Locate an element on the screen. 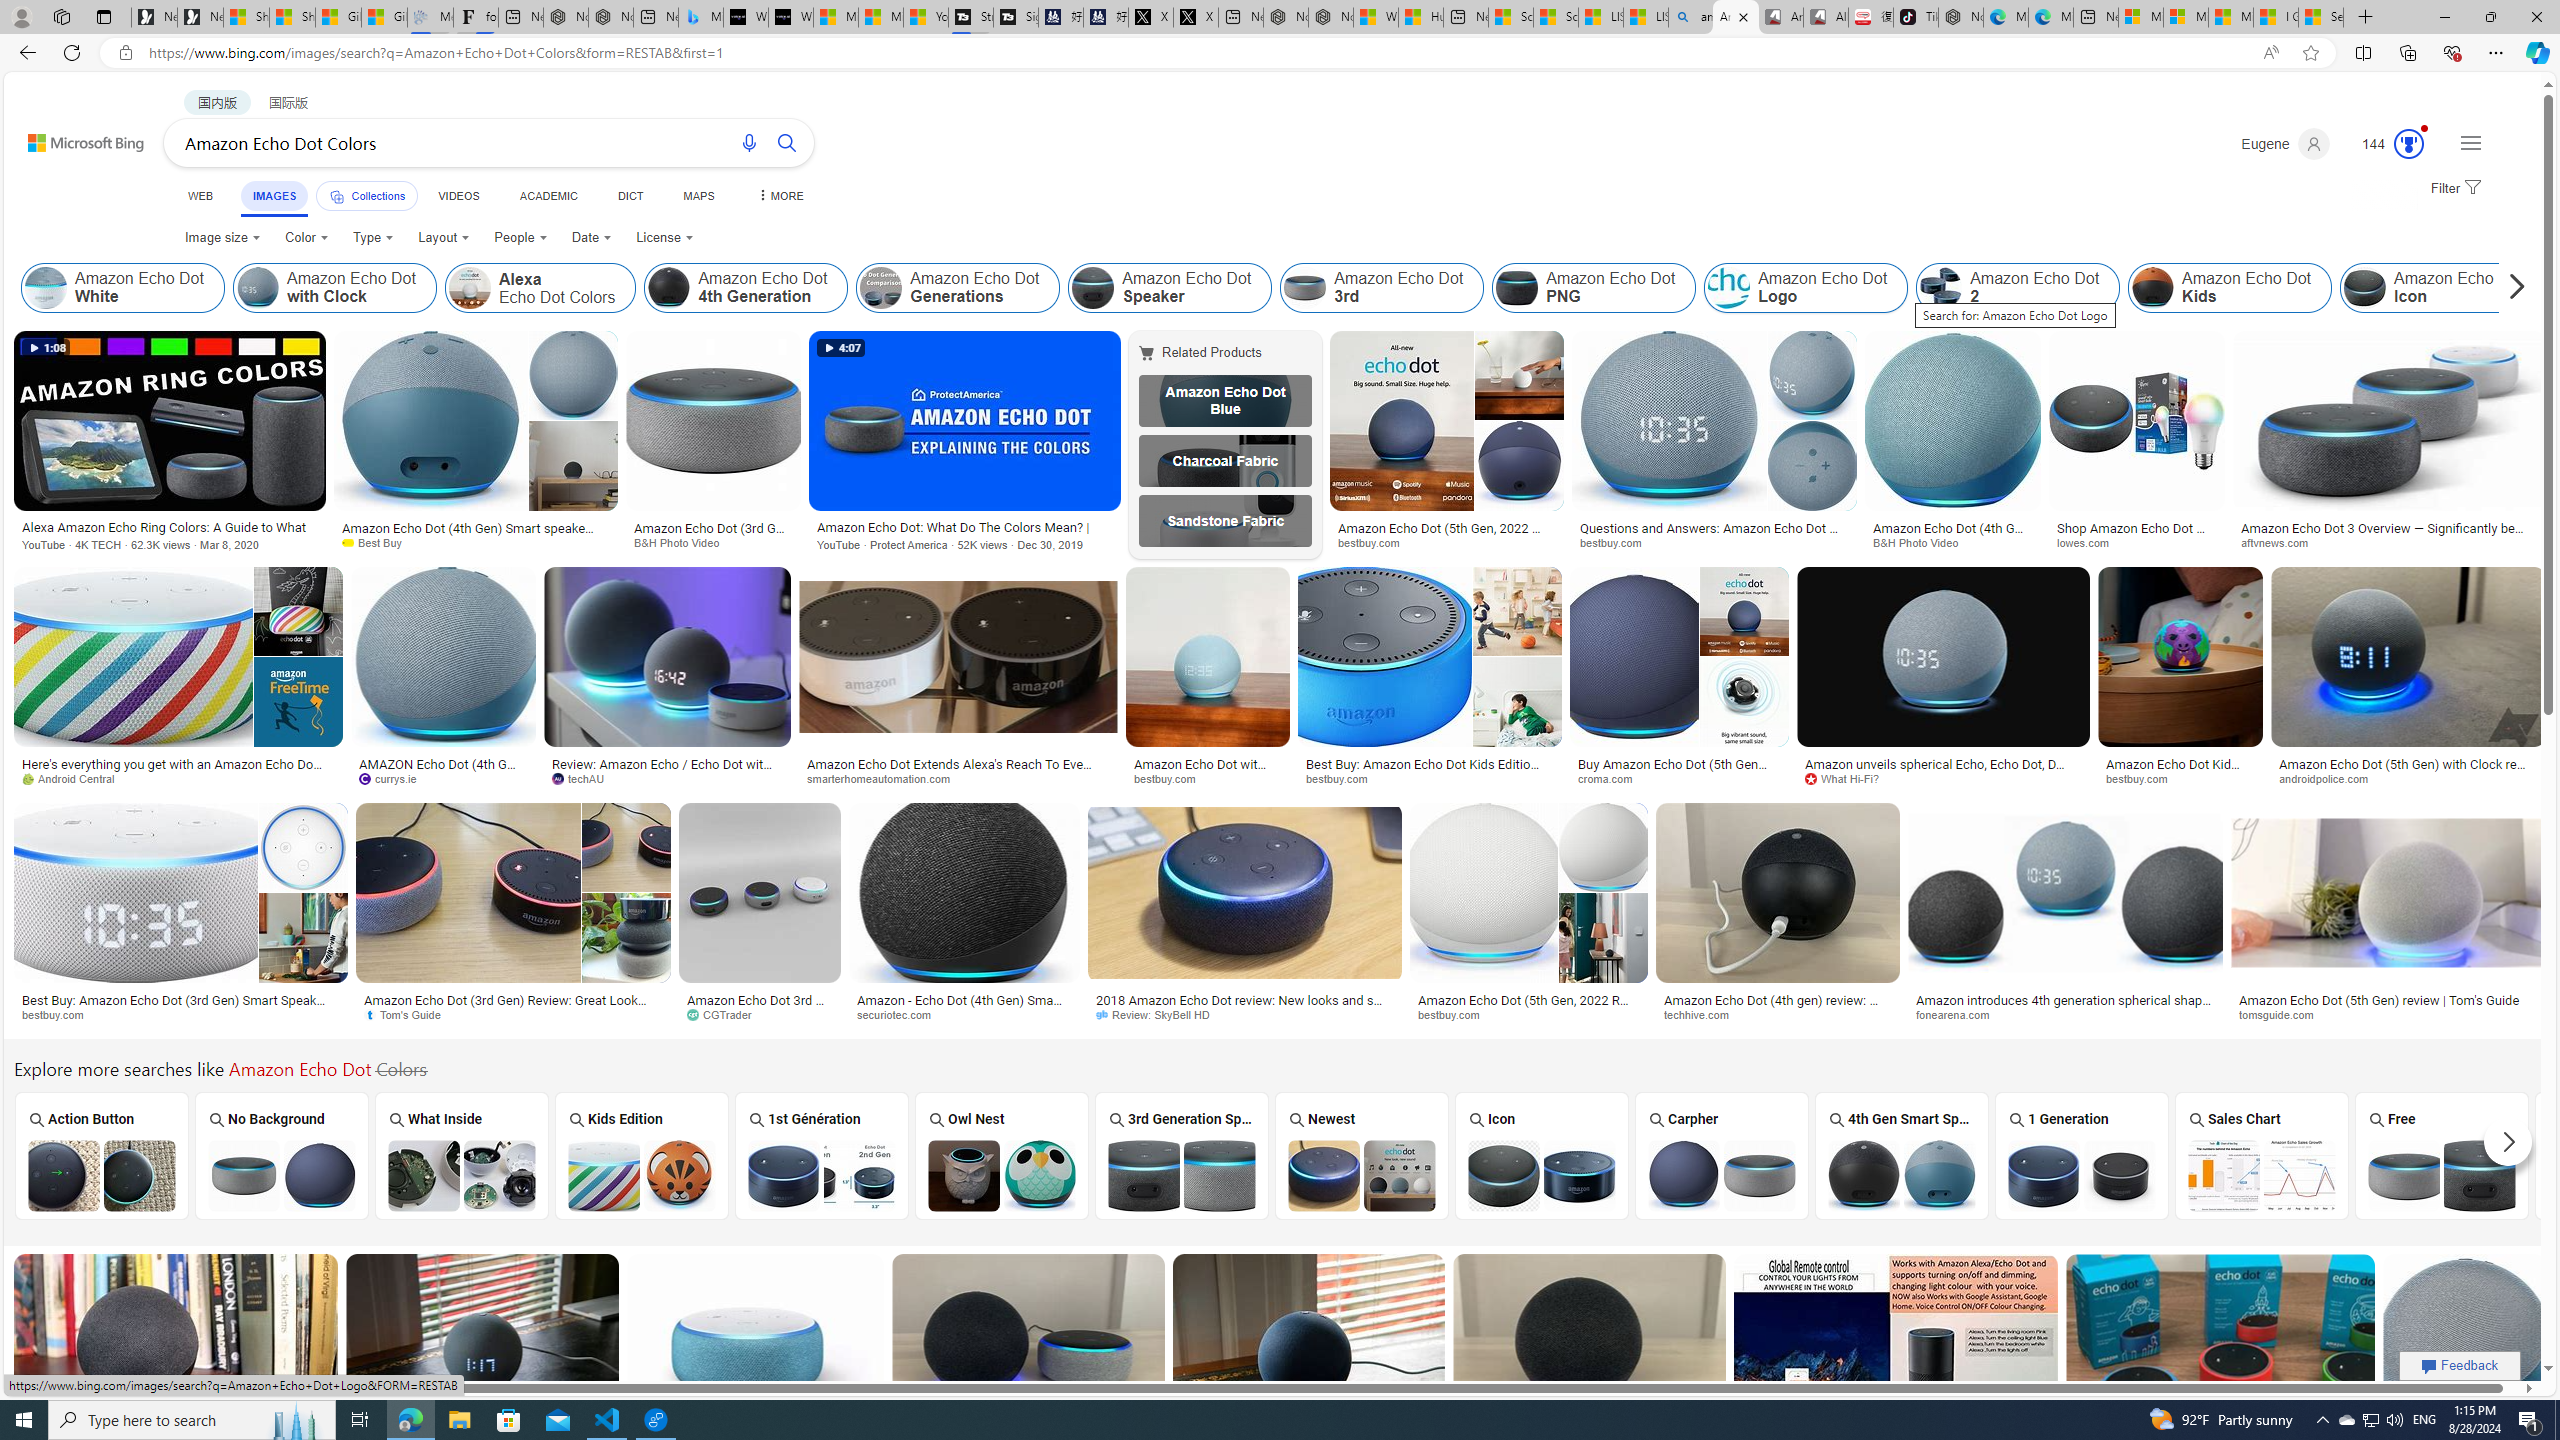 The image size is (2560, 1440). 'Amazon Echo Dot Speaker' is located at coordinates (1170, 287).